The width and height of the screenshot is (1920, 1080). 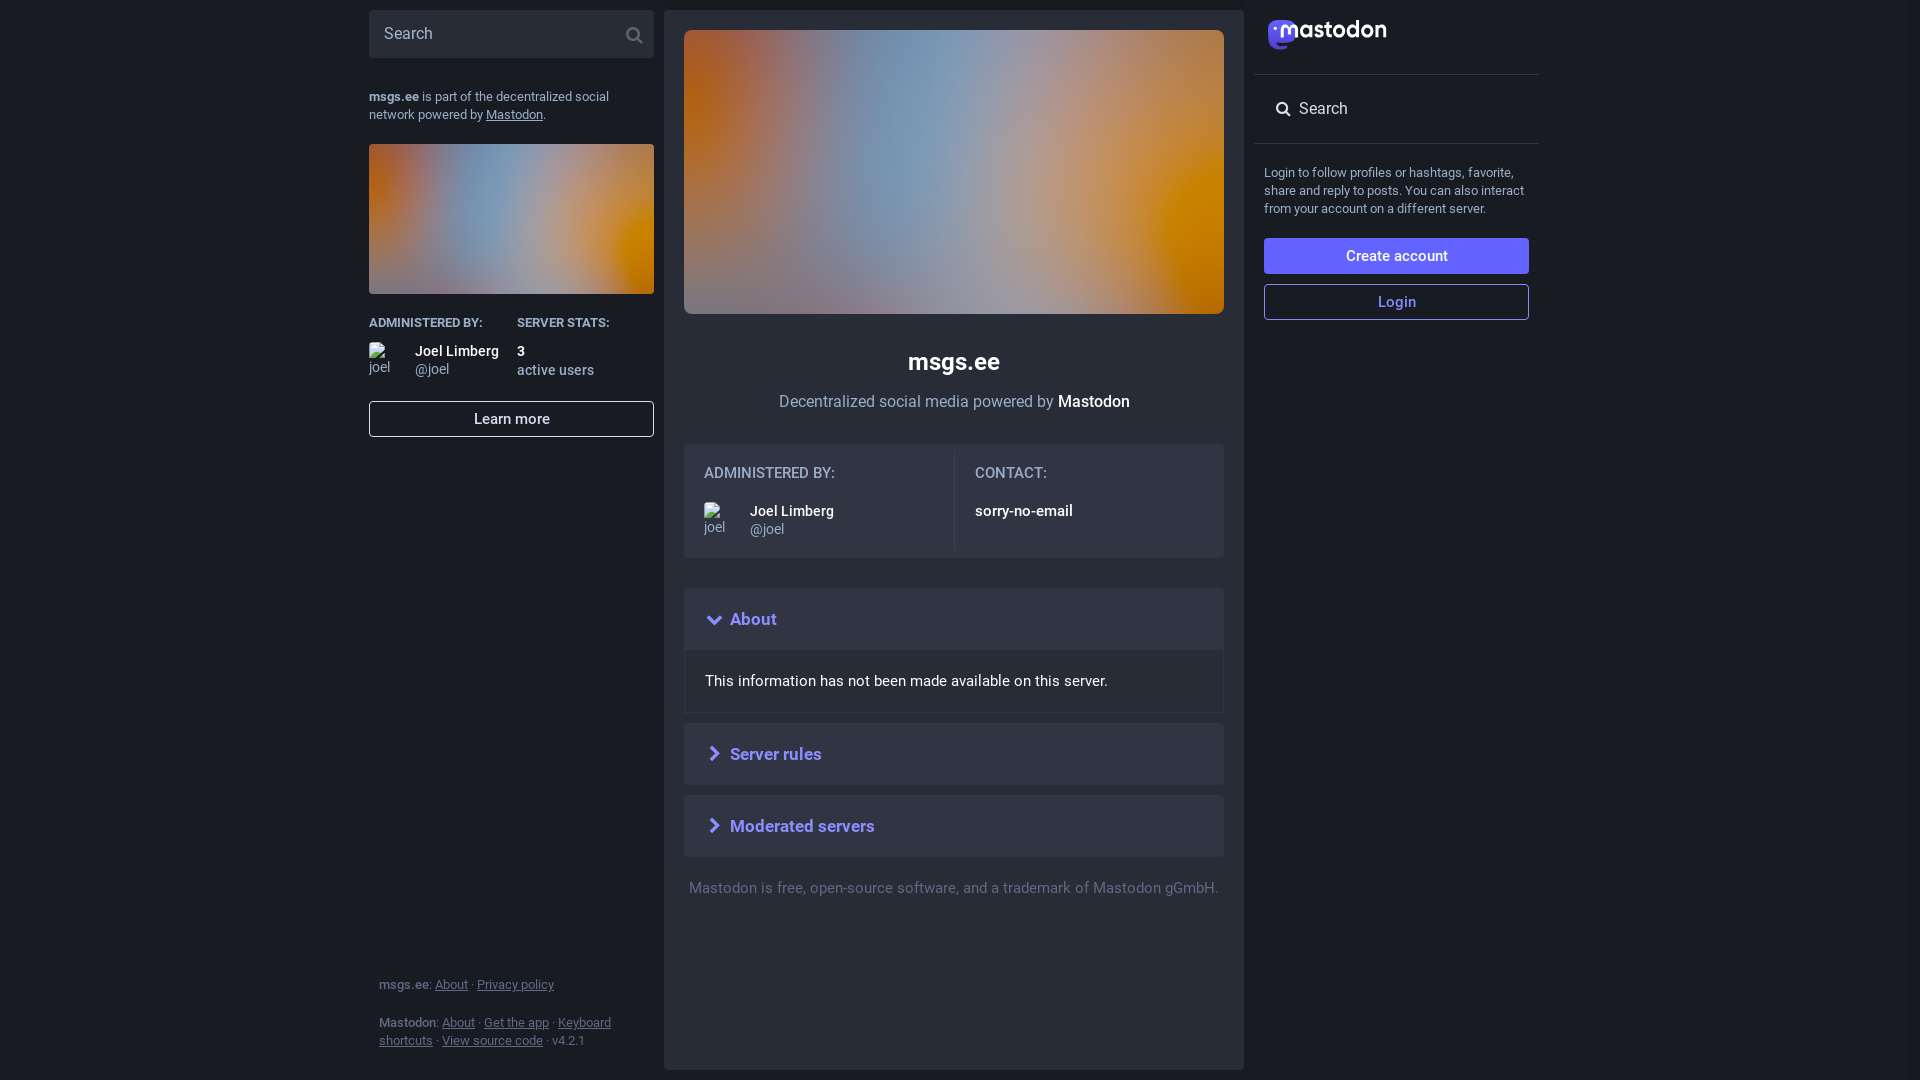 I want to click on 'sorry-no-email', so click(x=1022, y=509).